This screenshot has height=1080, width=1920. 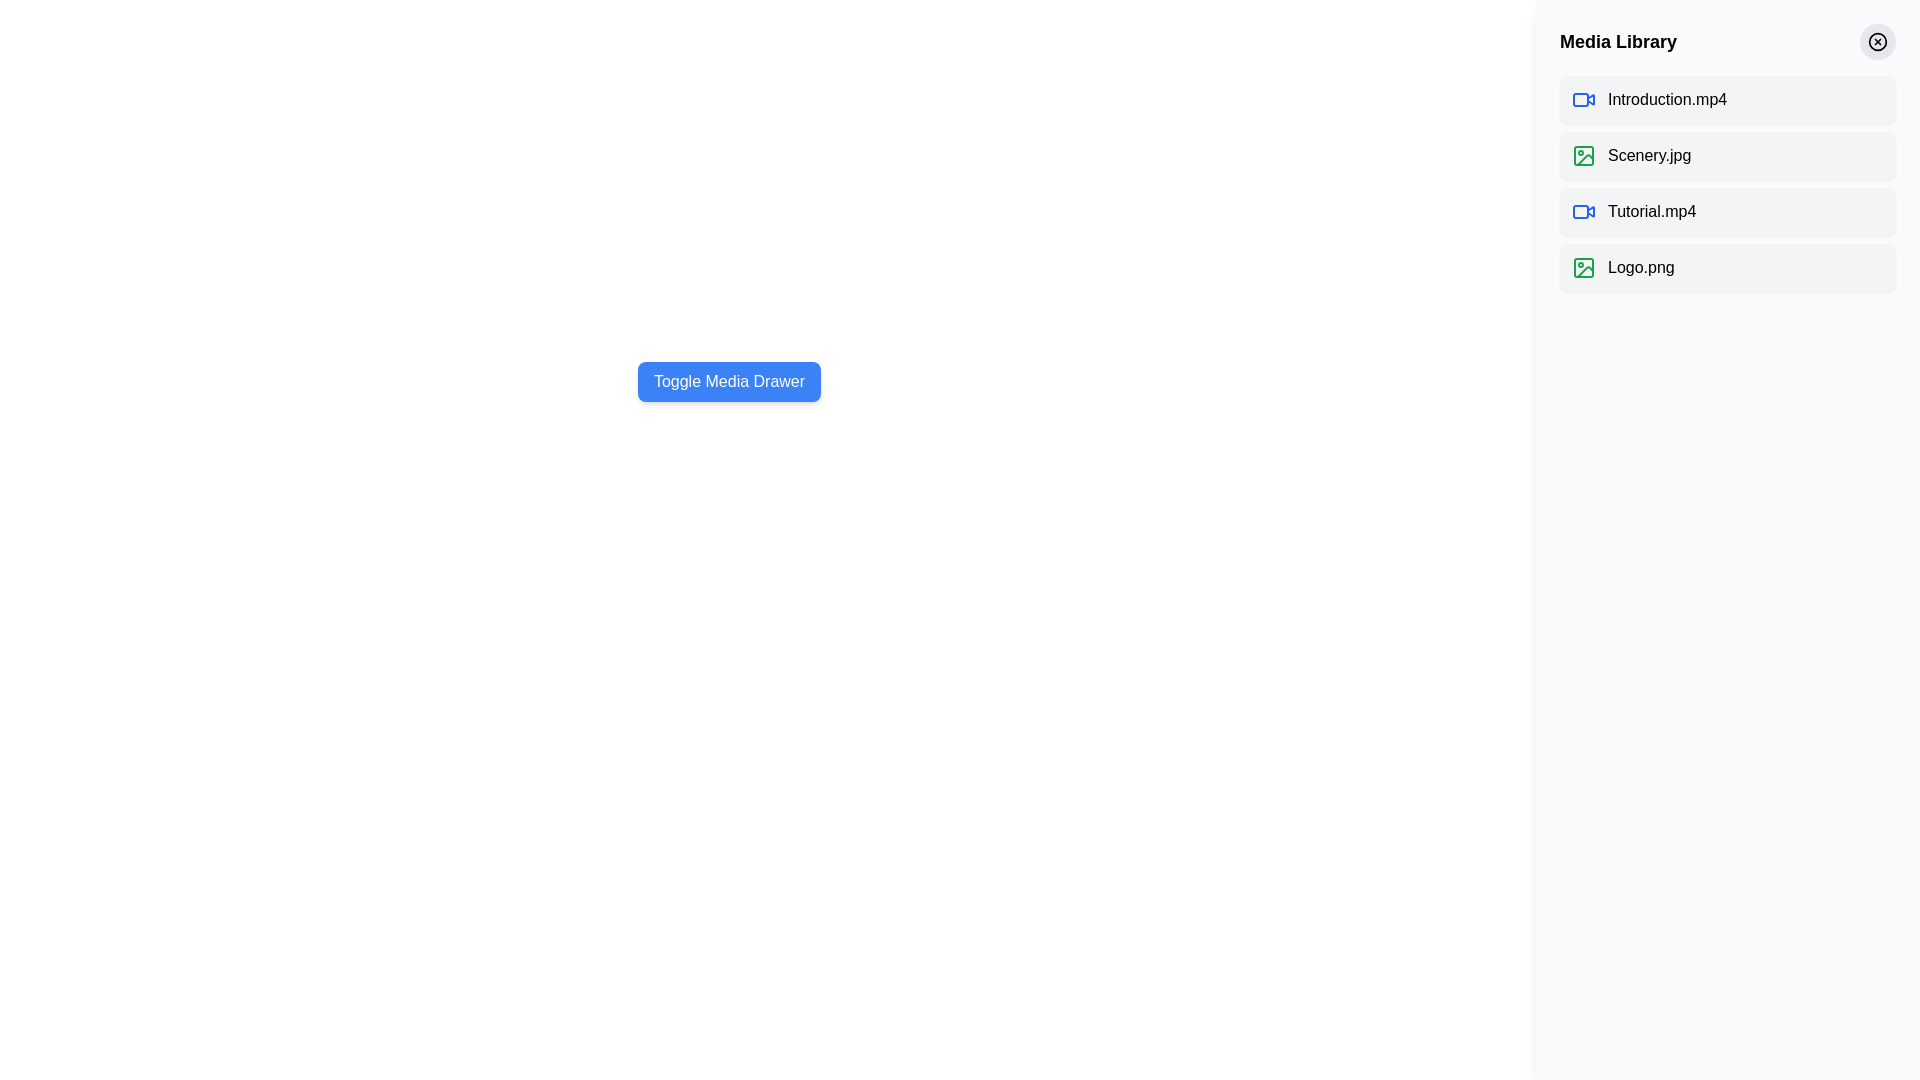 What do you see at coordinates (1583, 266) in the screenshot?
I see `the icon representing the image file 'Logo.png' located on the left side of its label in the media library` at bounding box center [1583, 266].